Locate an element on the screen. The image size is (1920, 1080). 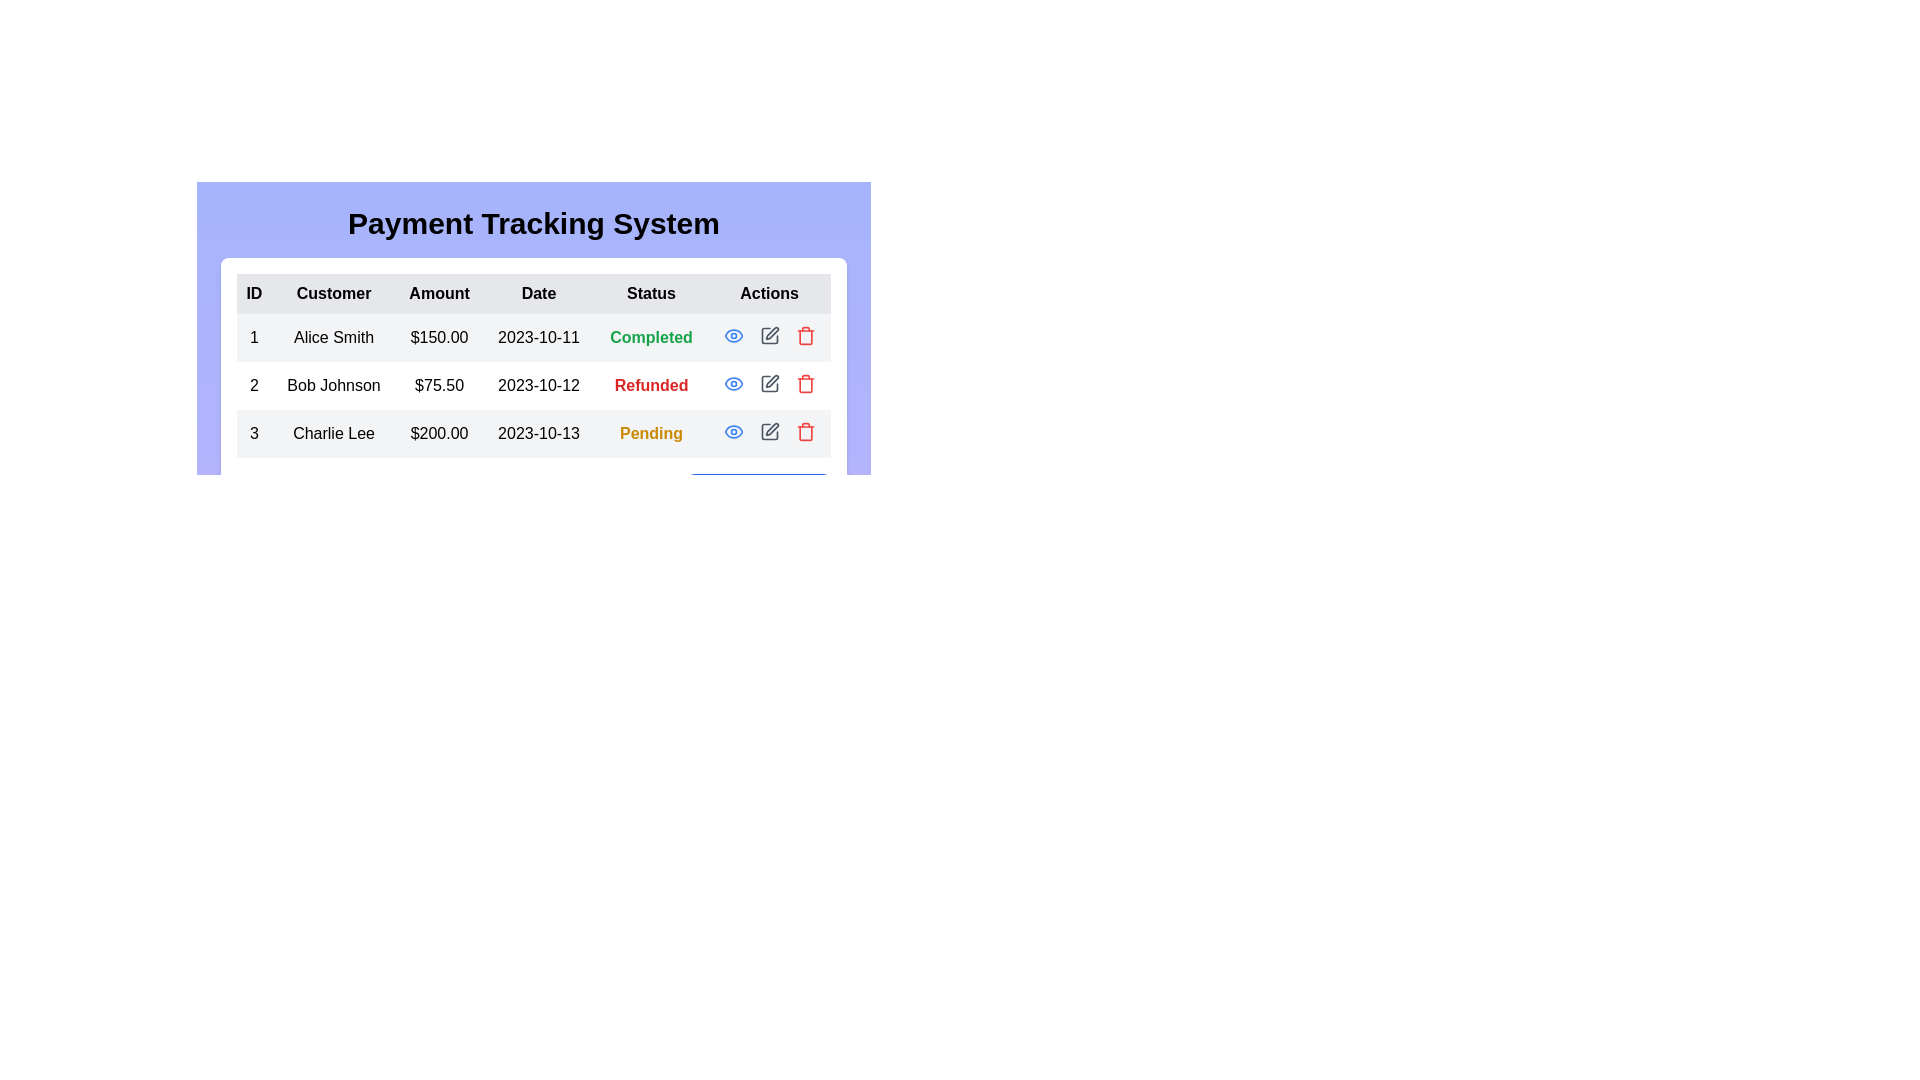
the Edit icon in the 'Actions' column of the second row for the entry corresponding to Bob Johnson, which is used to edit payment details is located at coordinates (768, 384).